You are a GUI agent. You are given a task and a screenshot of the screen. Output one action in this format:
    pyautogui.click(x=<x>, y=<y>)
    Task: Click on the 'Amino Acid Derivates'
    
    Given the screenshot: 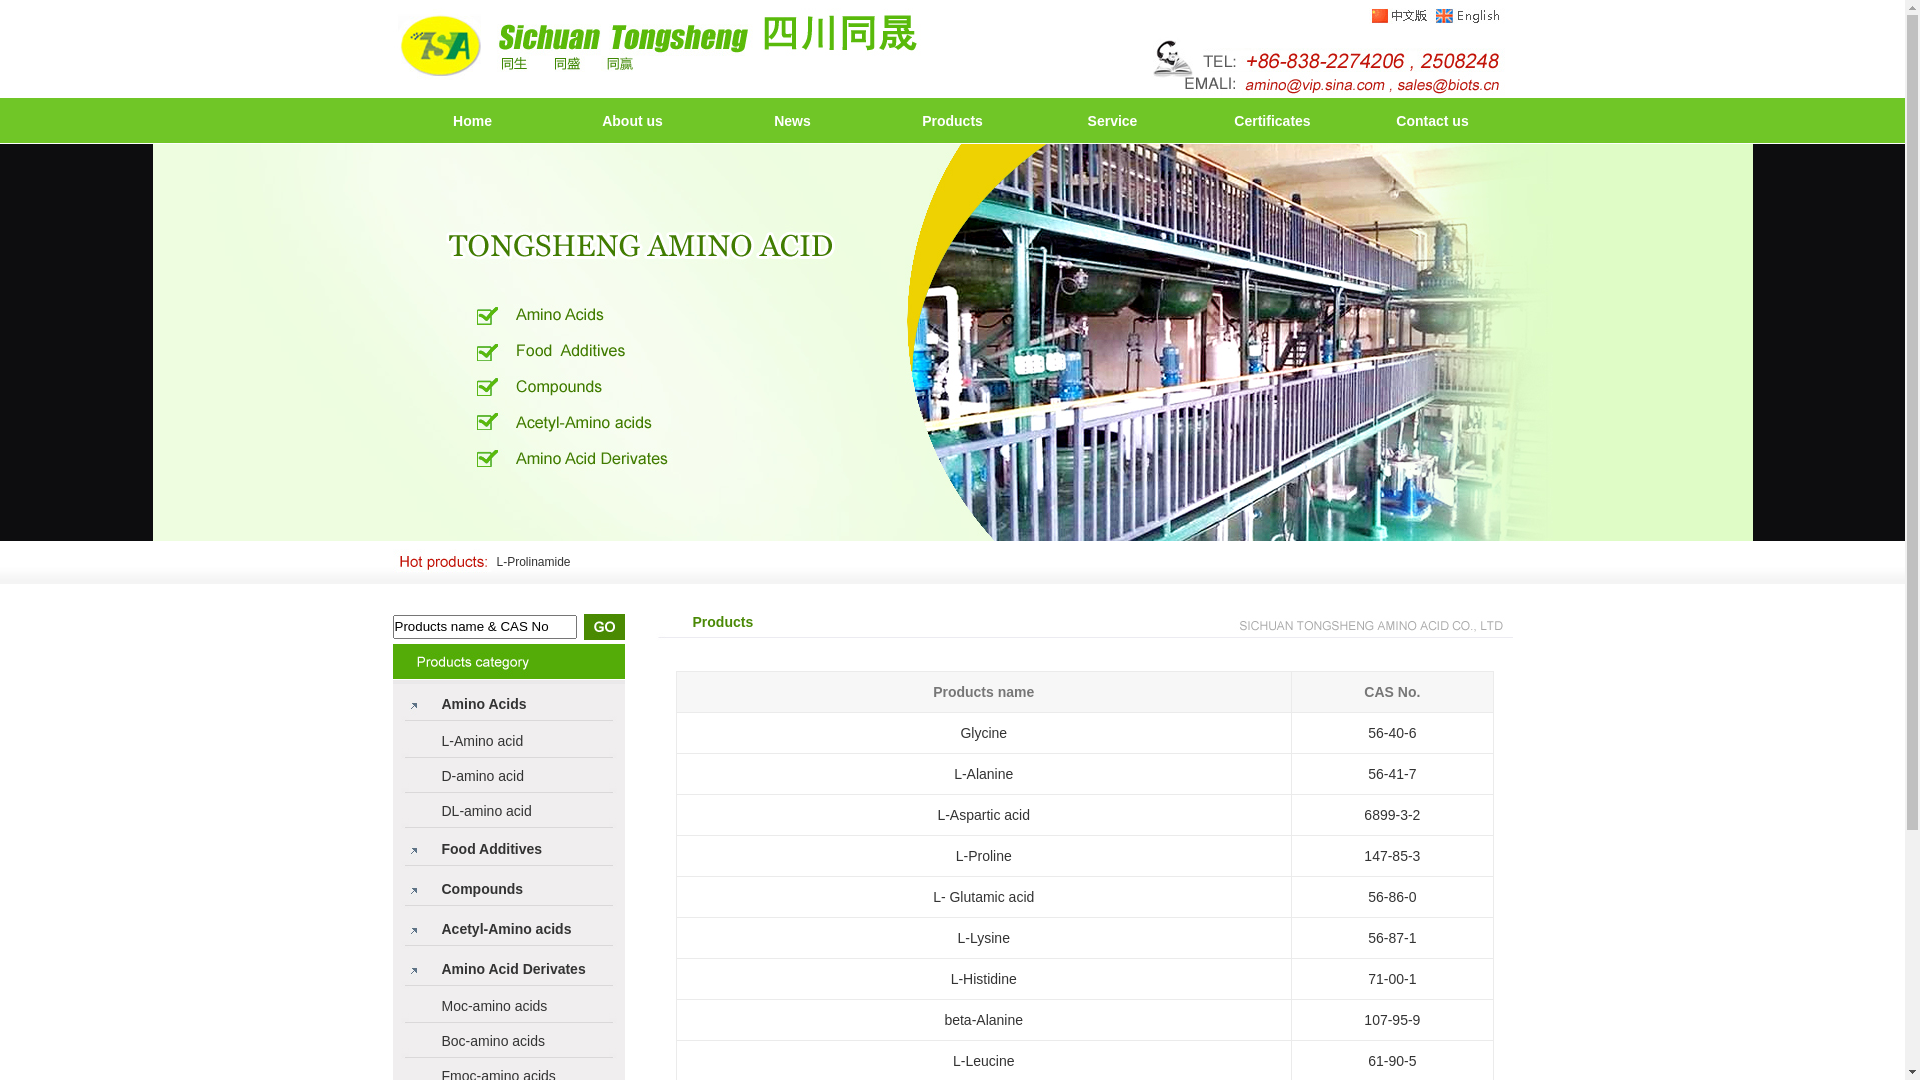 What is the action you would take?
    pyautogui.click(x=440, y=967)
    